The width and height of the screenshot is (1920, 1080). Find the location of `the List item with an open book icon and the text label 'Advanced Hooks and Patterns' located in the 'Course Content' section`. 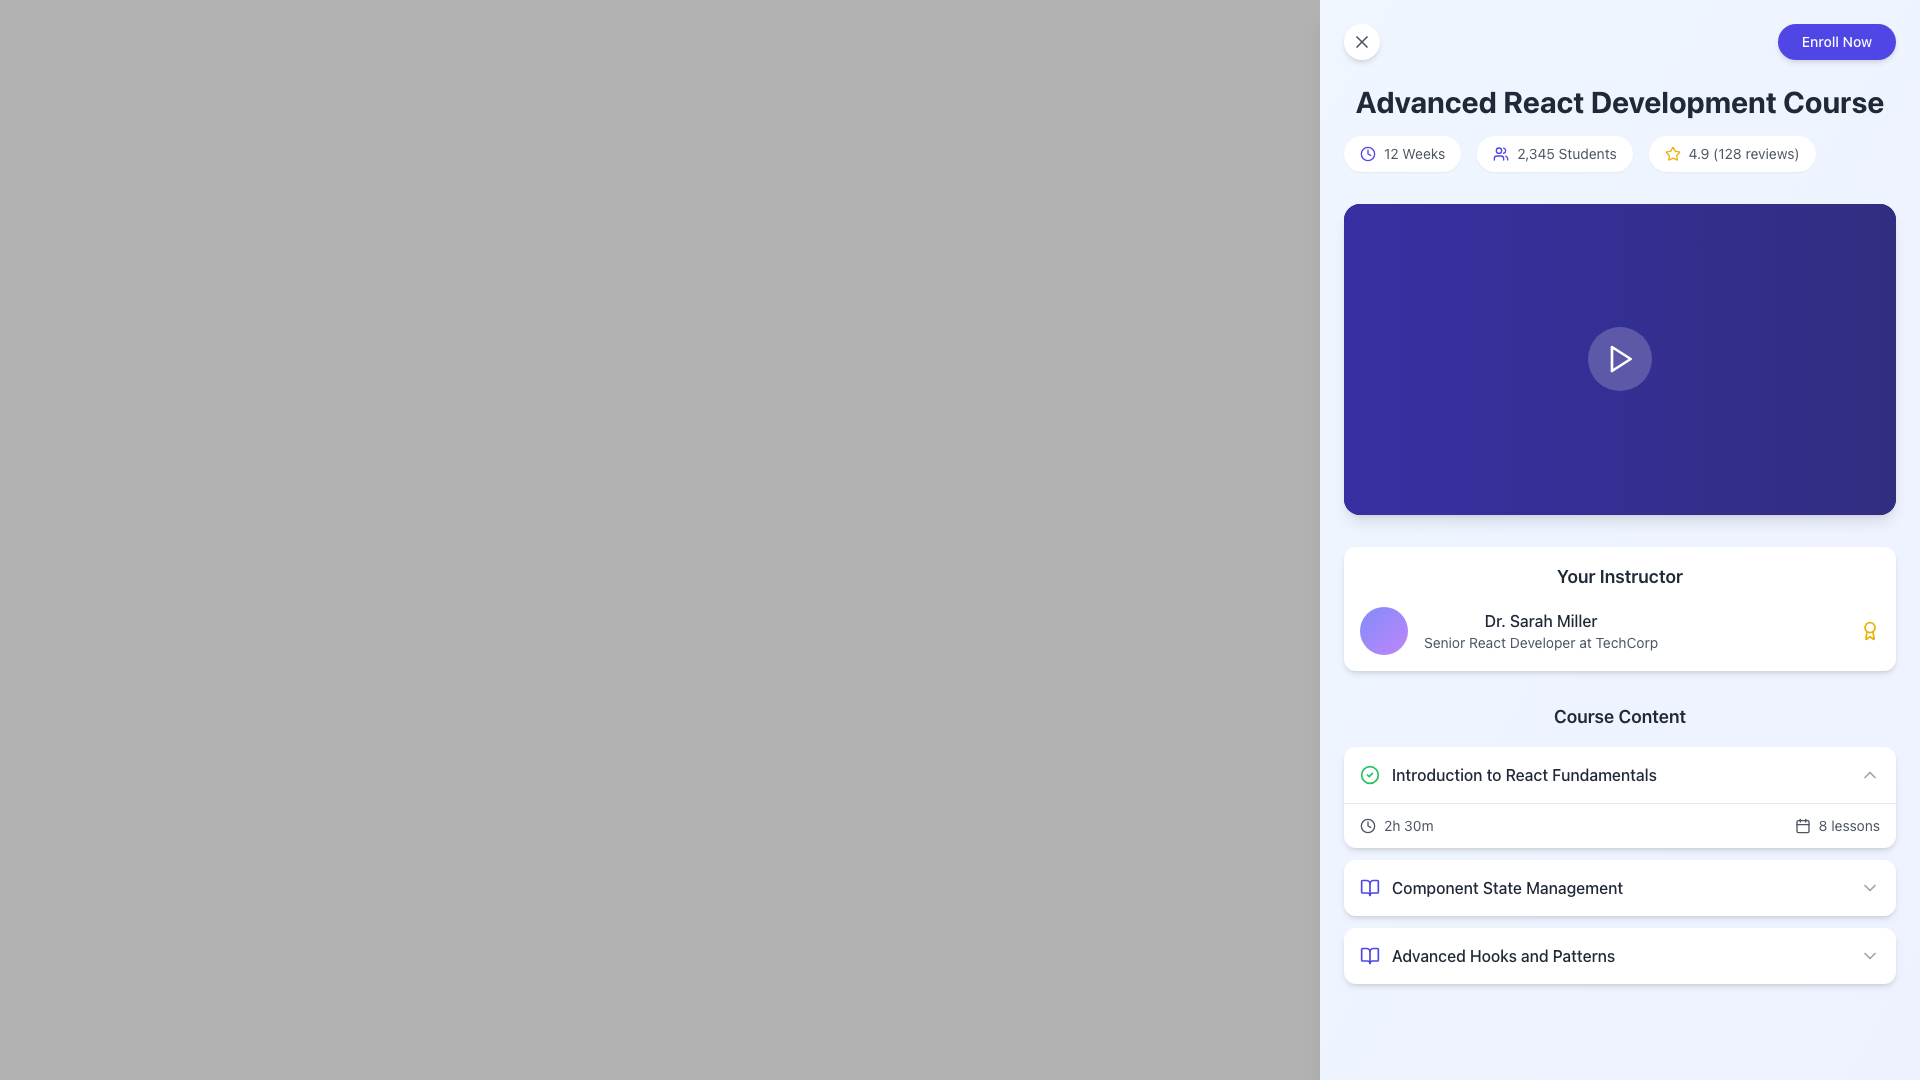

the List item with an open book icon and the text label 'Advanced Hooks and Patterns' located in the 'Course Content' section is located at coordinates (1487, 954).